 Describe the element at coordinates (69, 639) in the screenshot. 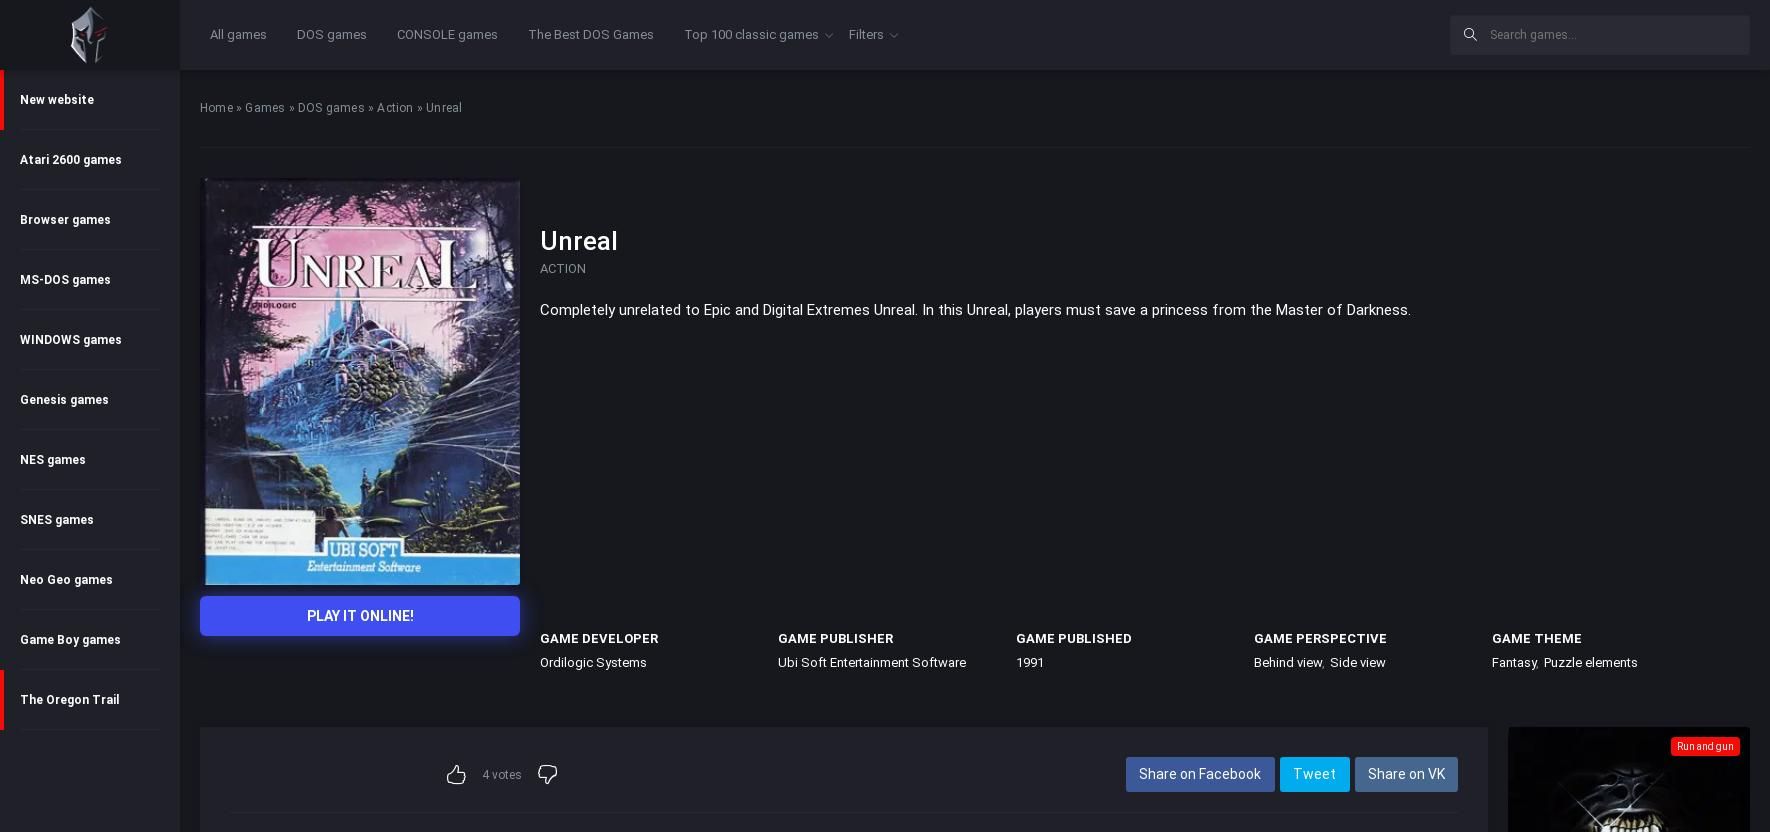

I see `'Game Boy games'` at that location.